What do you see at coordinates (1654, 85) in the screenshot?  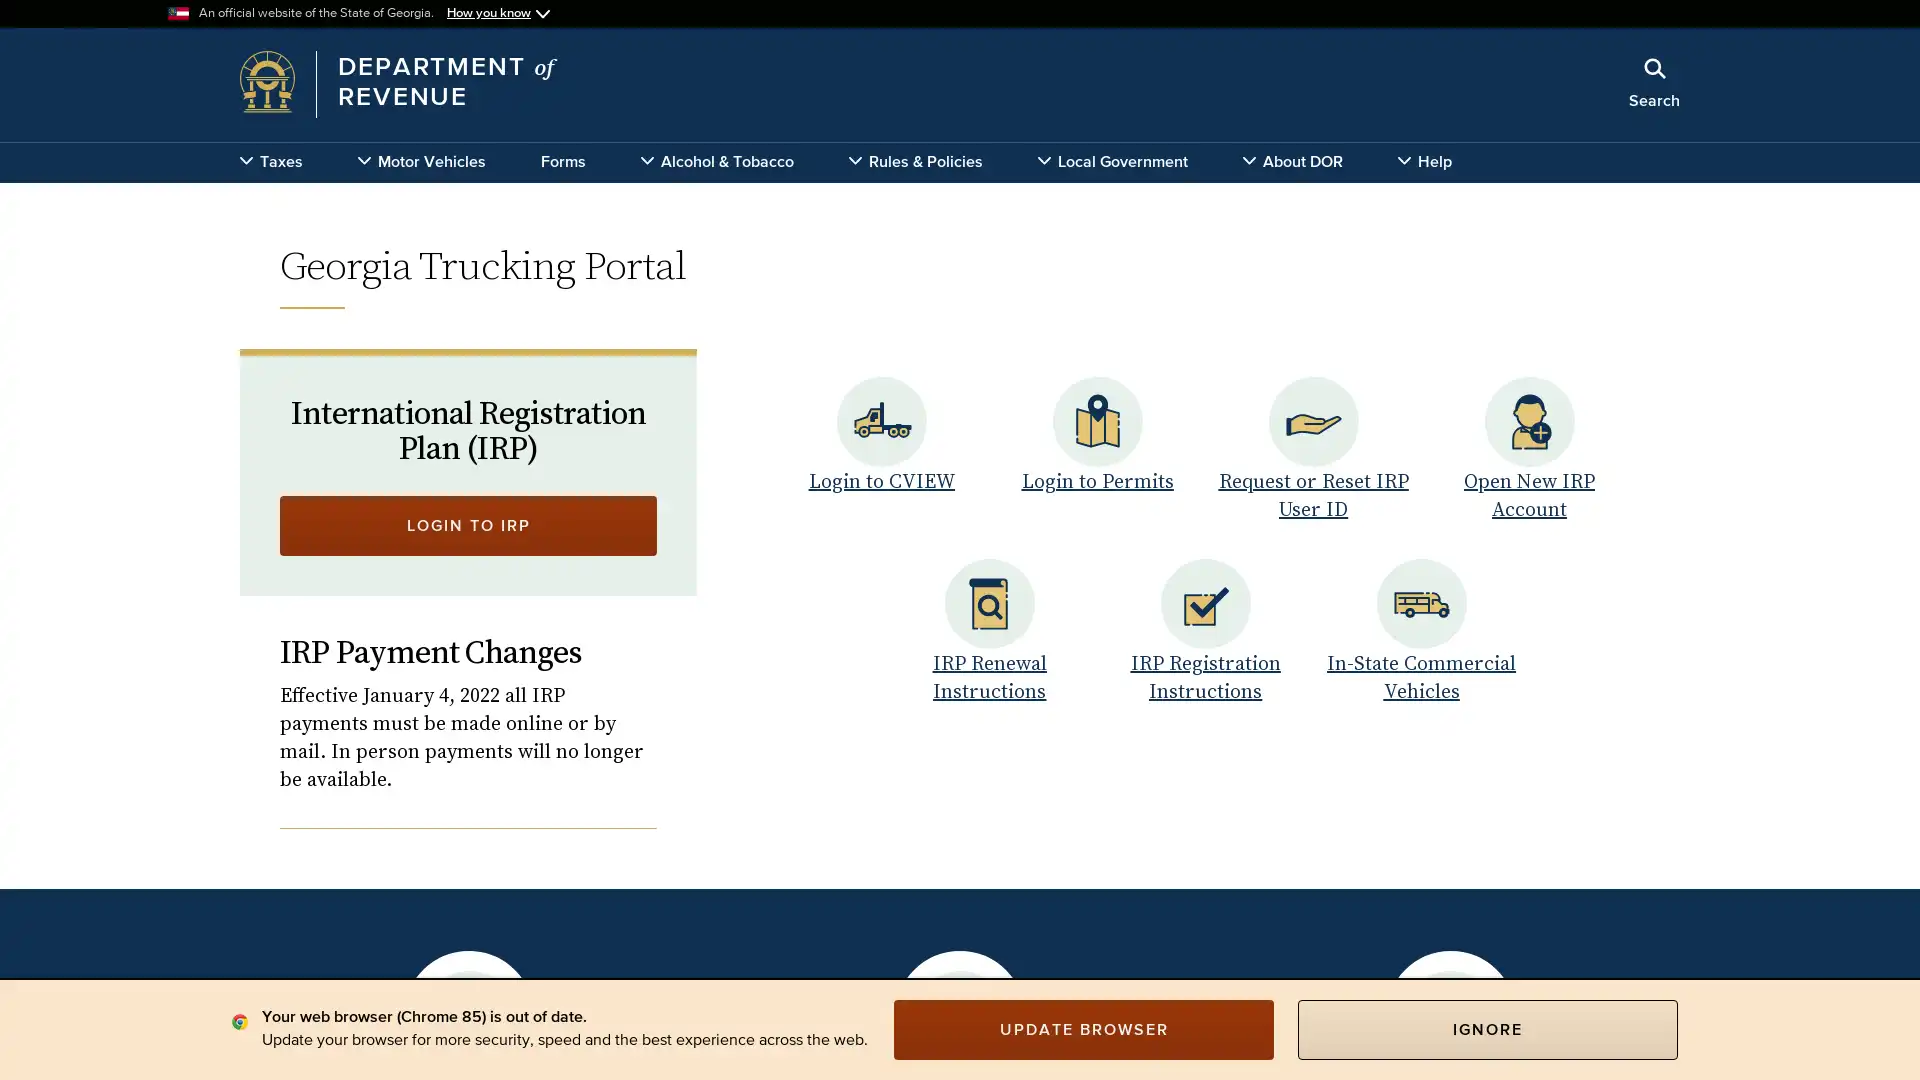 I see `Search` at bounding box center [1654, 85].